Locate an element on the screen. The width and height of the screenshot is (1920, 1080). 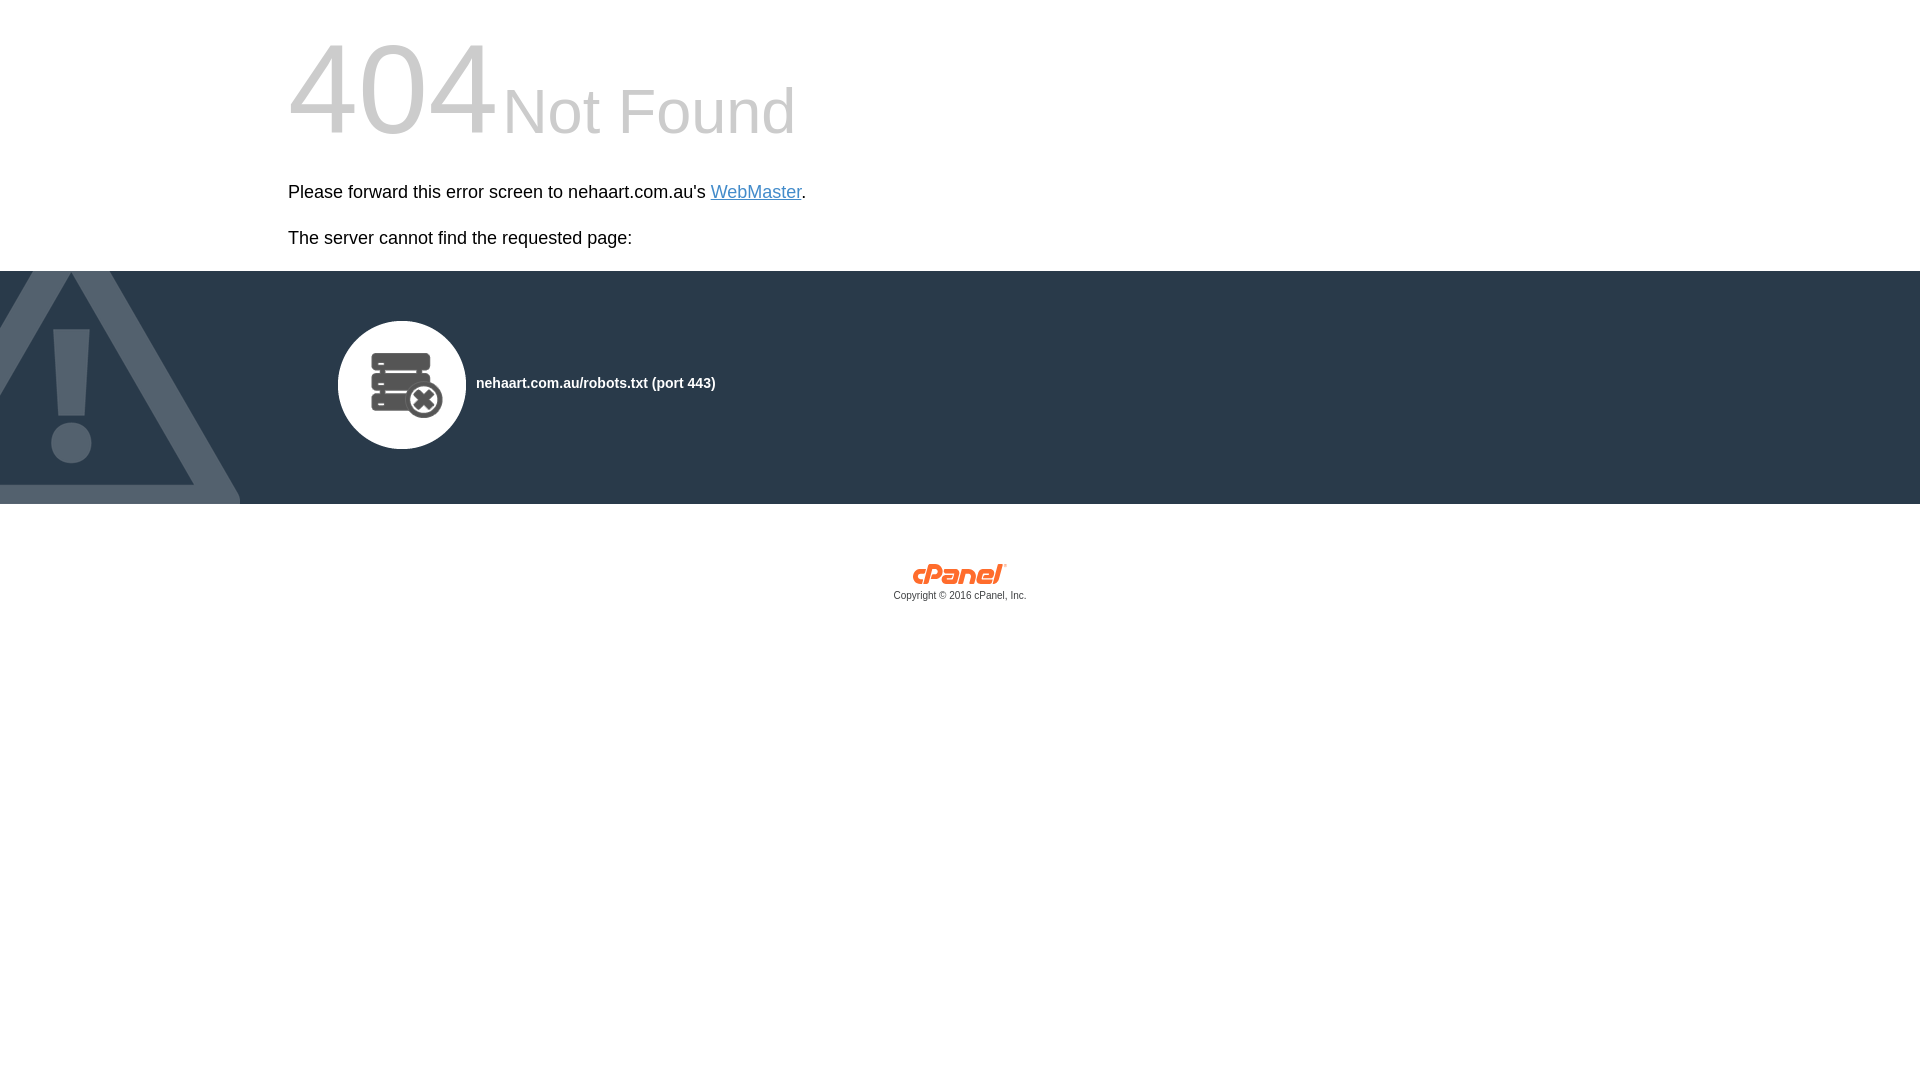
'WebMaster' is located at coordinates (710, 192).